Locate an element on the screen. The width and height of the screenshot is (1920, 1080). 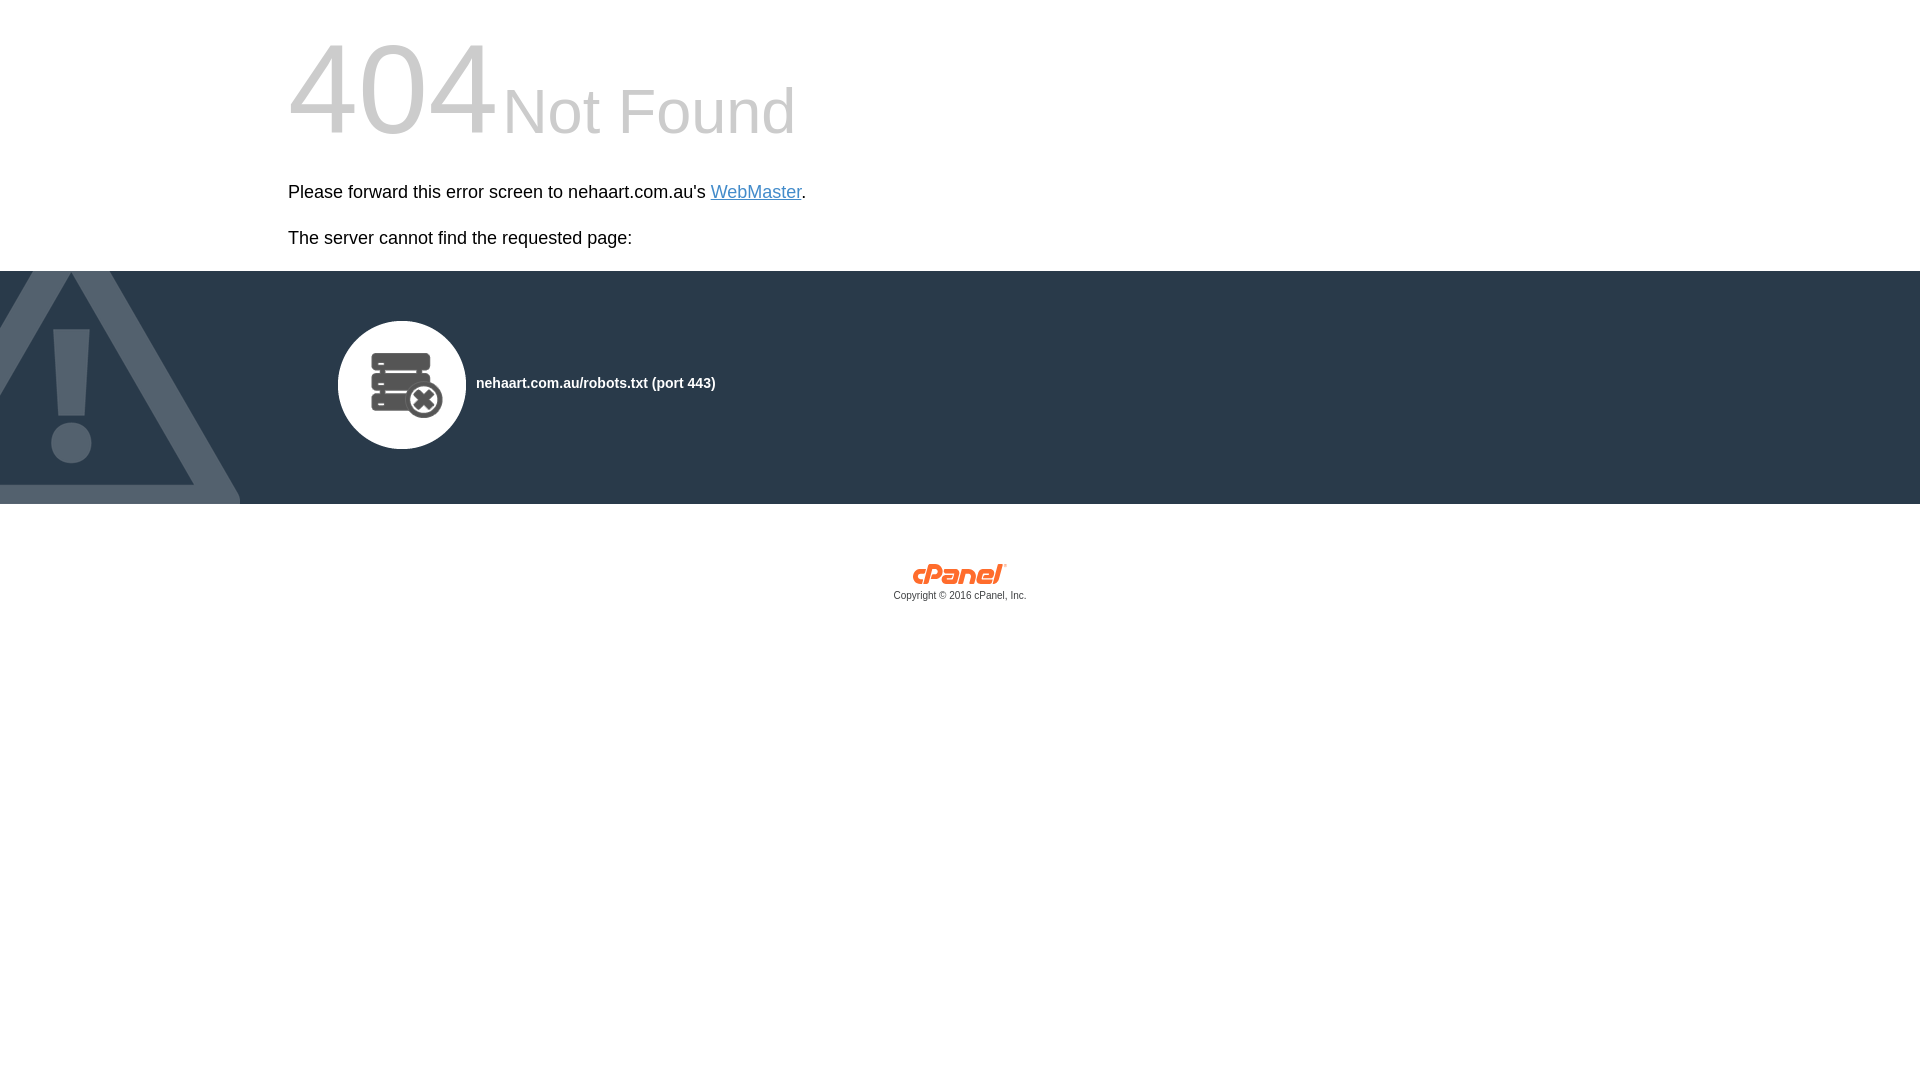
'WebMaster' is located at coordinates (710, 192).